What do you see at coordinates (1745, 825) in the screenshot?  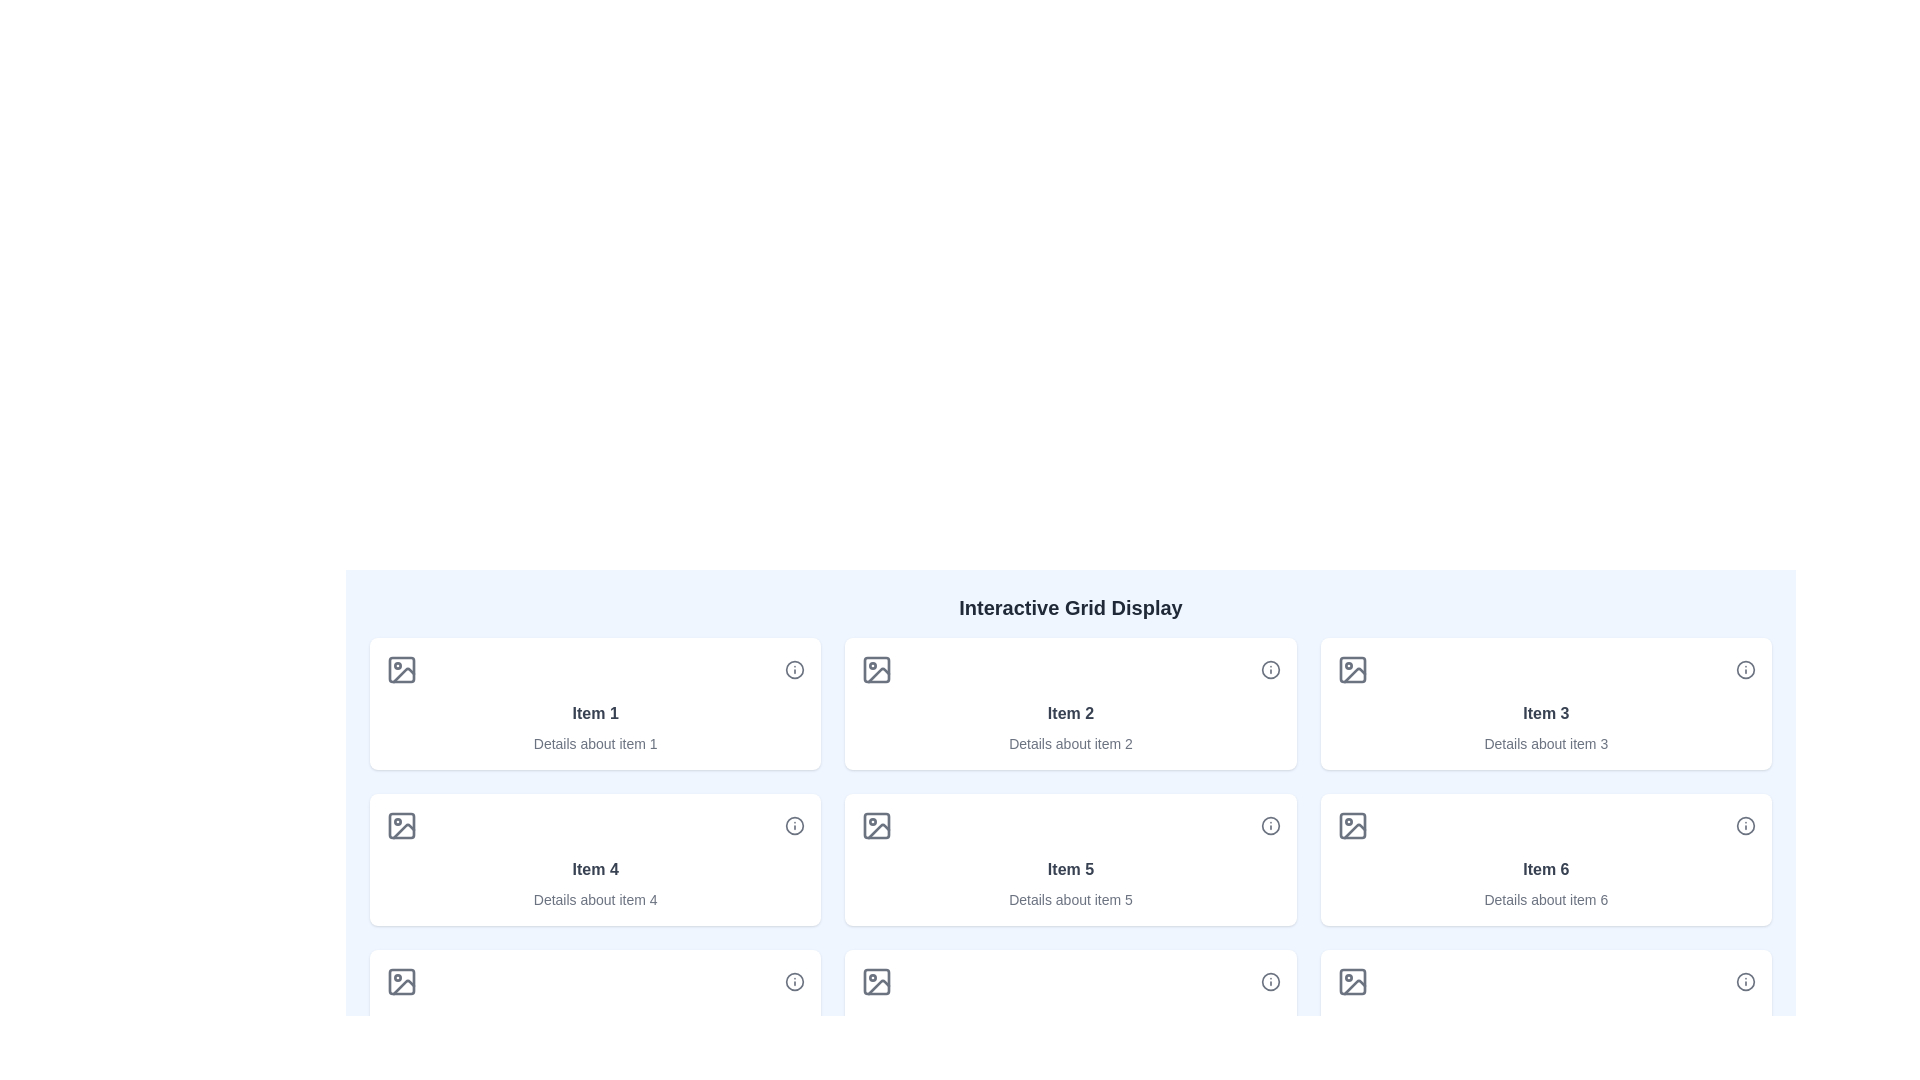 I see `the circular SVG graphical element styled as an information icon located at the far right of the grid item labeled 'Item 6'` at bounding box center [1745, 825].